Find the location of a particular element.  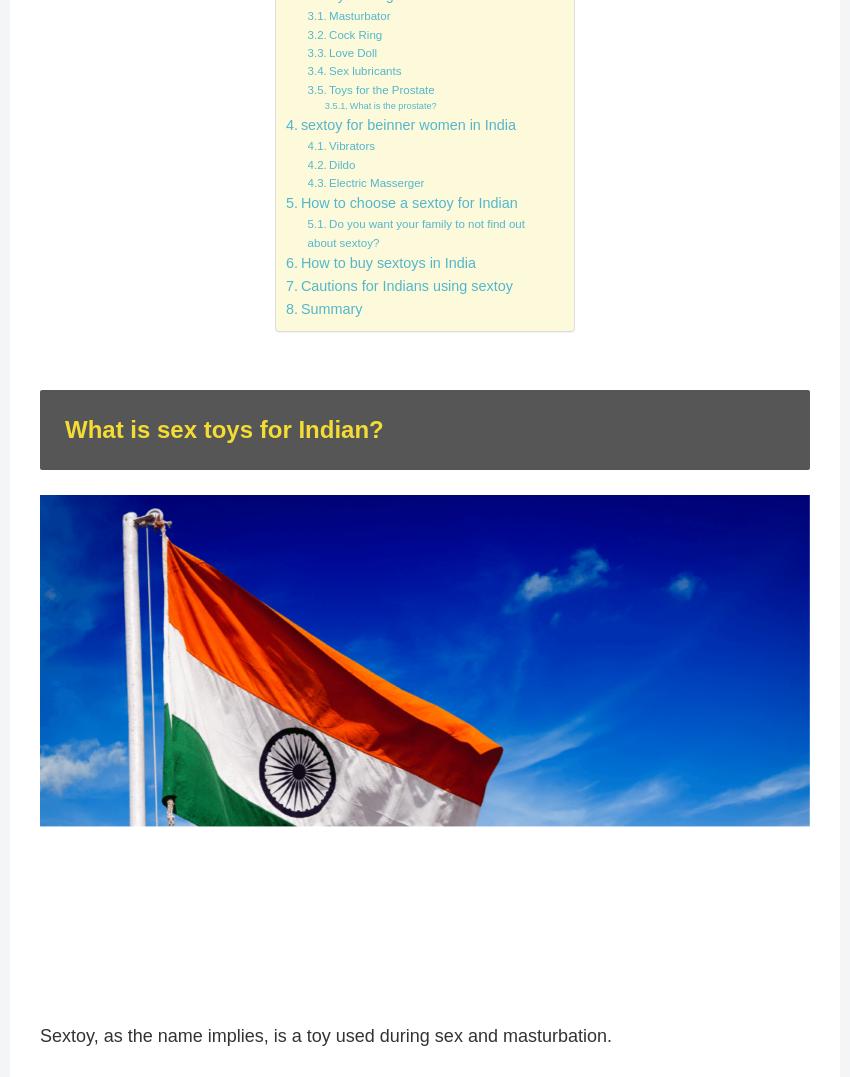

'How to choose a sextoy for Indian' is located at coordinates (408, 202).